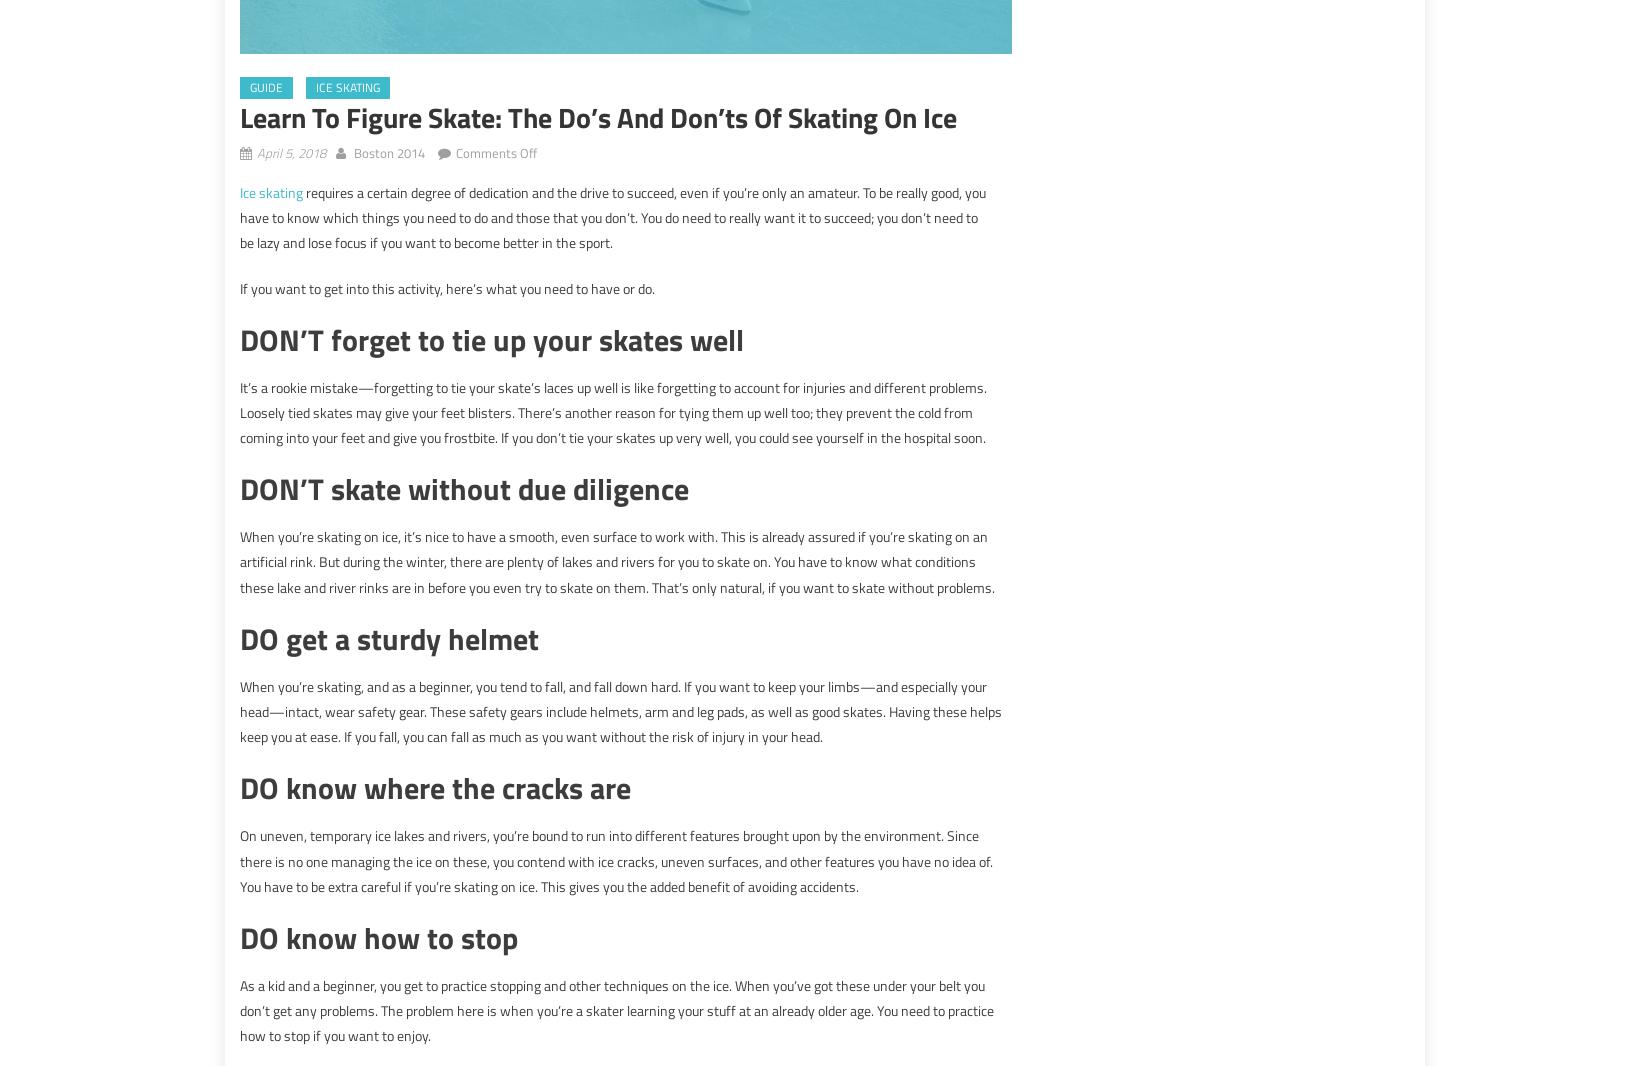 The height and width of the screenshot is (1066, 1650). Describe the element at coordinates (611, 216) in the screenshot. I see `'requires a certain degree of dedication and the drive to succeed, even if you’re only an amateur. To be really good, you have to know which things you need to do and those that you don’t. You do need to really want it to succeed; you don’t need to be lazy and lose focus if you want to become better in the sport.'` at that location.